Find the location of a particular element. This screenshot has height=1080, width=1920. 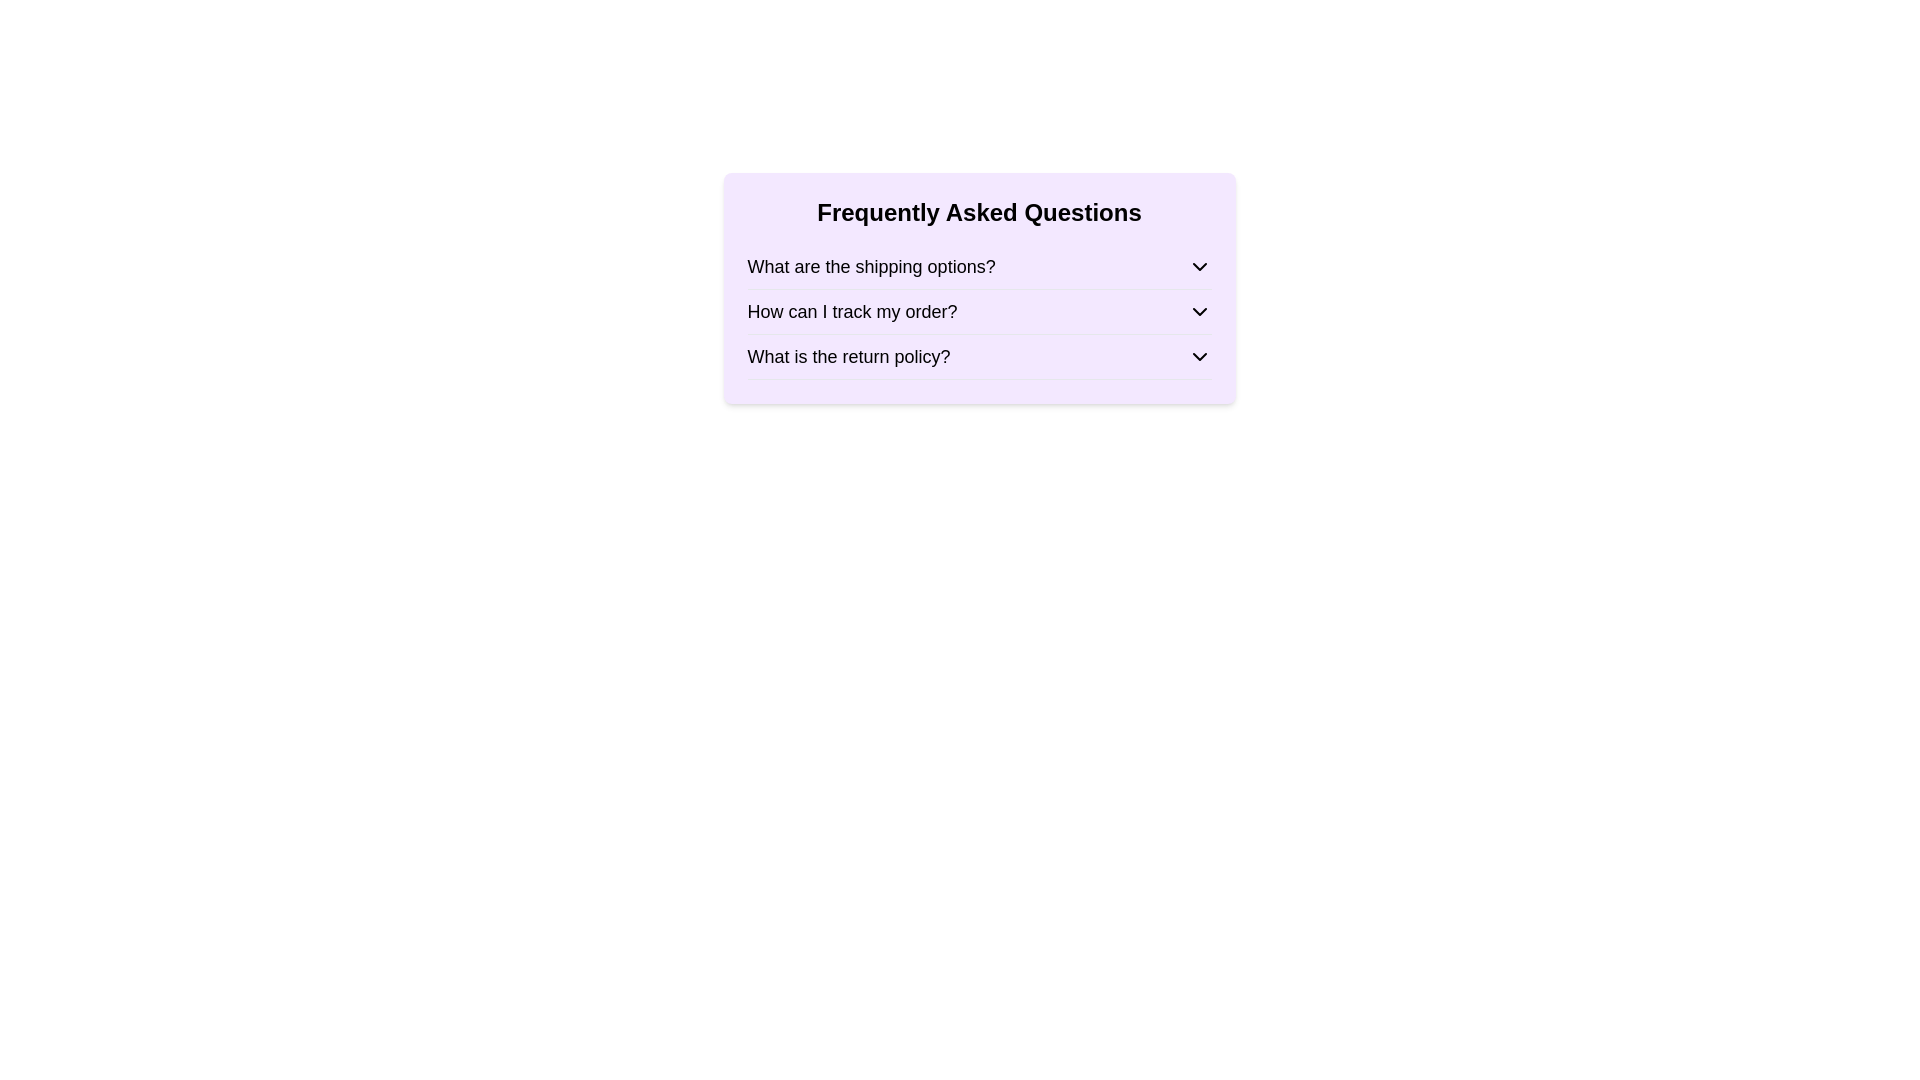

the second question in the FAQ list, which is designed is located at coordinates (852, 312).